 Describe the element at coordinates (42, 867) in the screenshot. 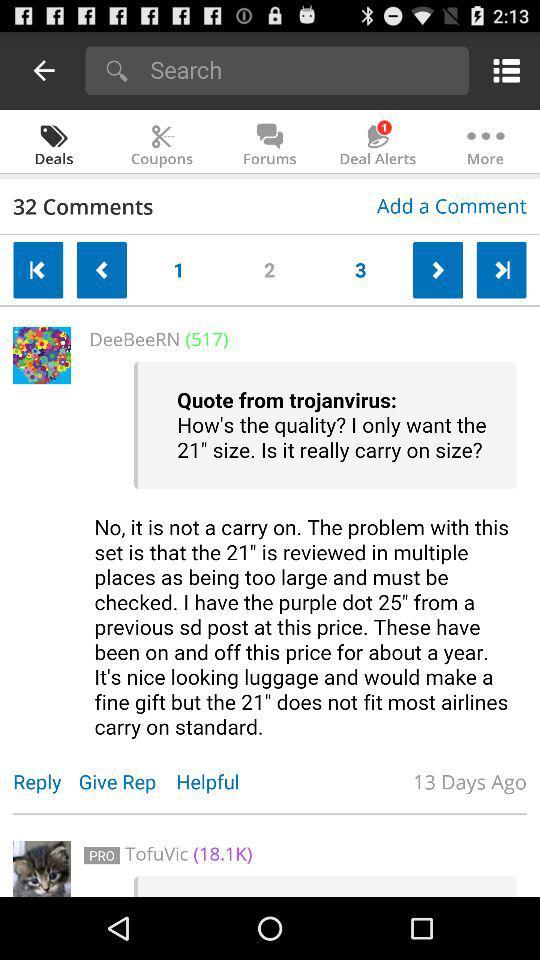

I see `the box next to 13 days ago` at that location.